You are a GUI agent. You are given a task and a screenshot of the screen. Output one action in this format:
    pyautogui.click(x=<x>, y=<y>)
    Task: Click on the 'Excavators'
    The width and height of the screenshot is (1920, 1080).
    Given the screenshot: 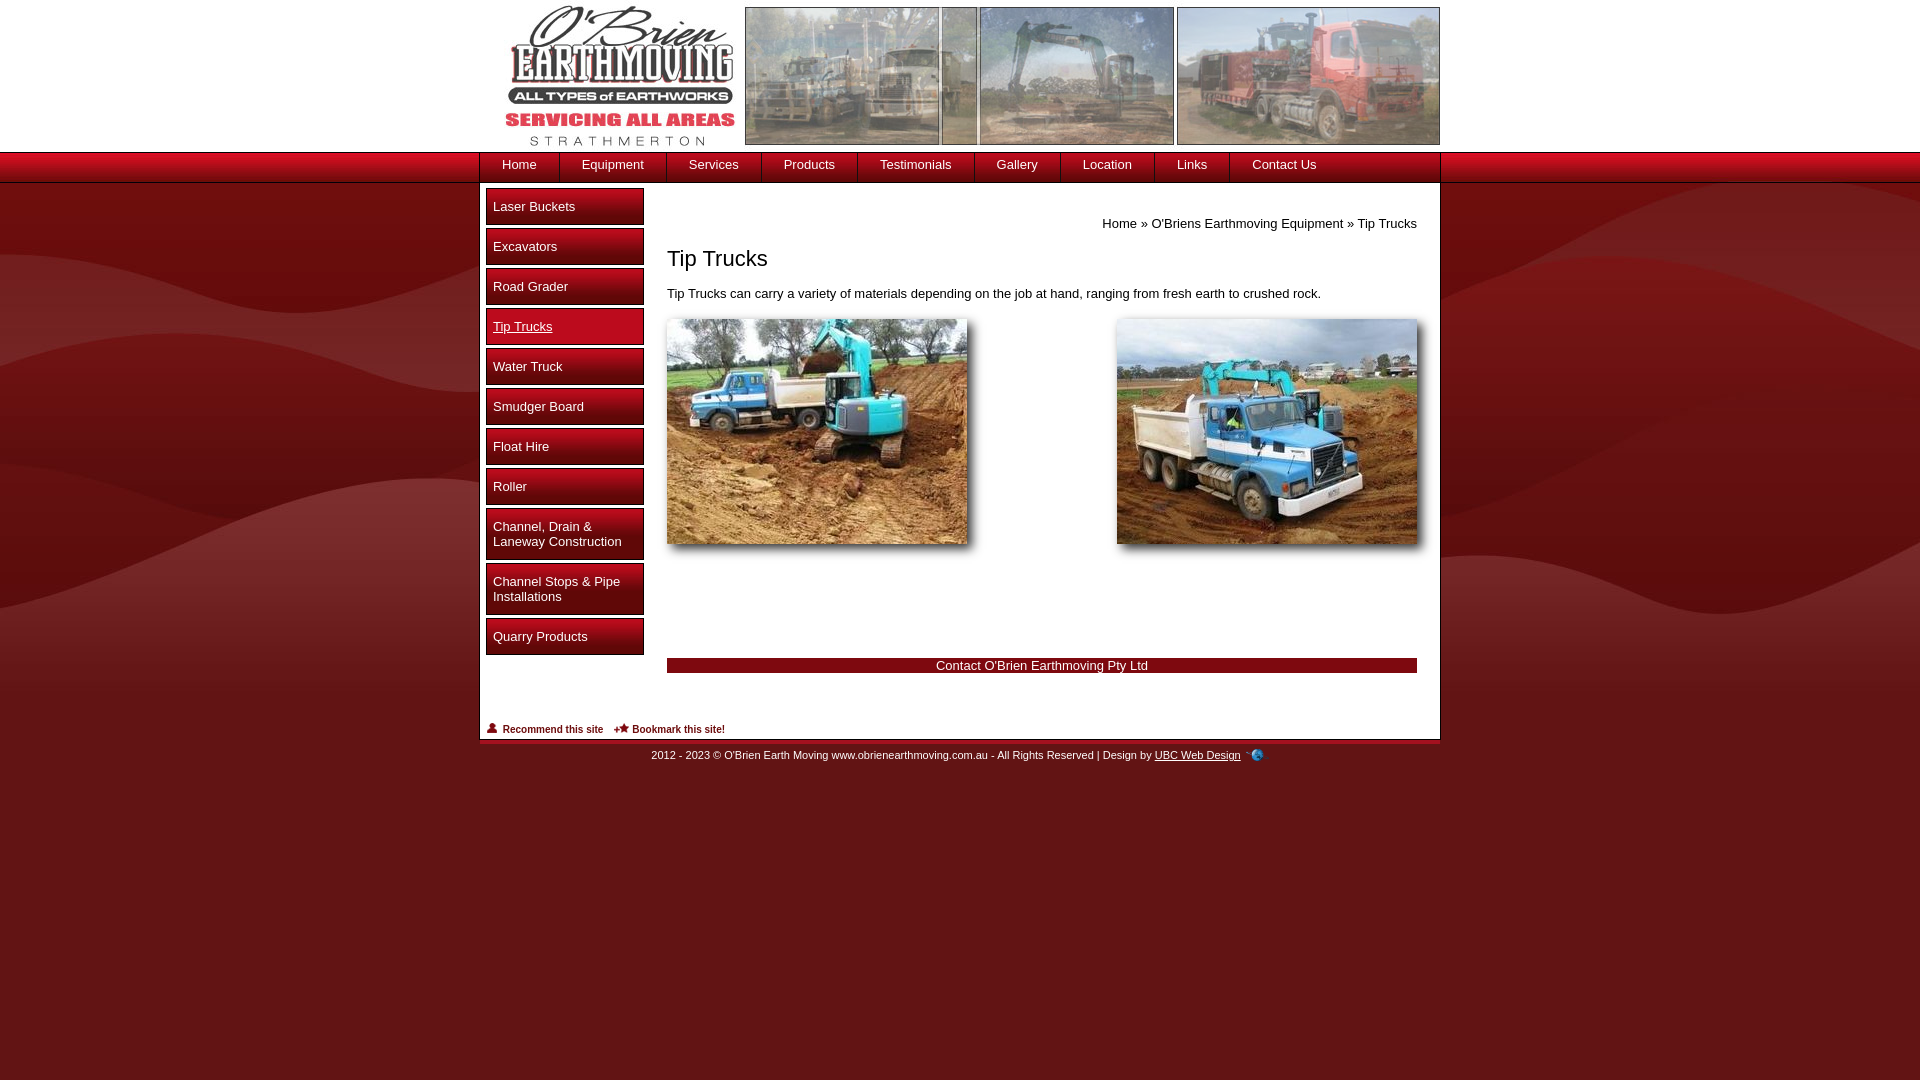 What is the action you would take?
    pyautogui.click(x=564, y=245)
    